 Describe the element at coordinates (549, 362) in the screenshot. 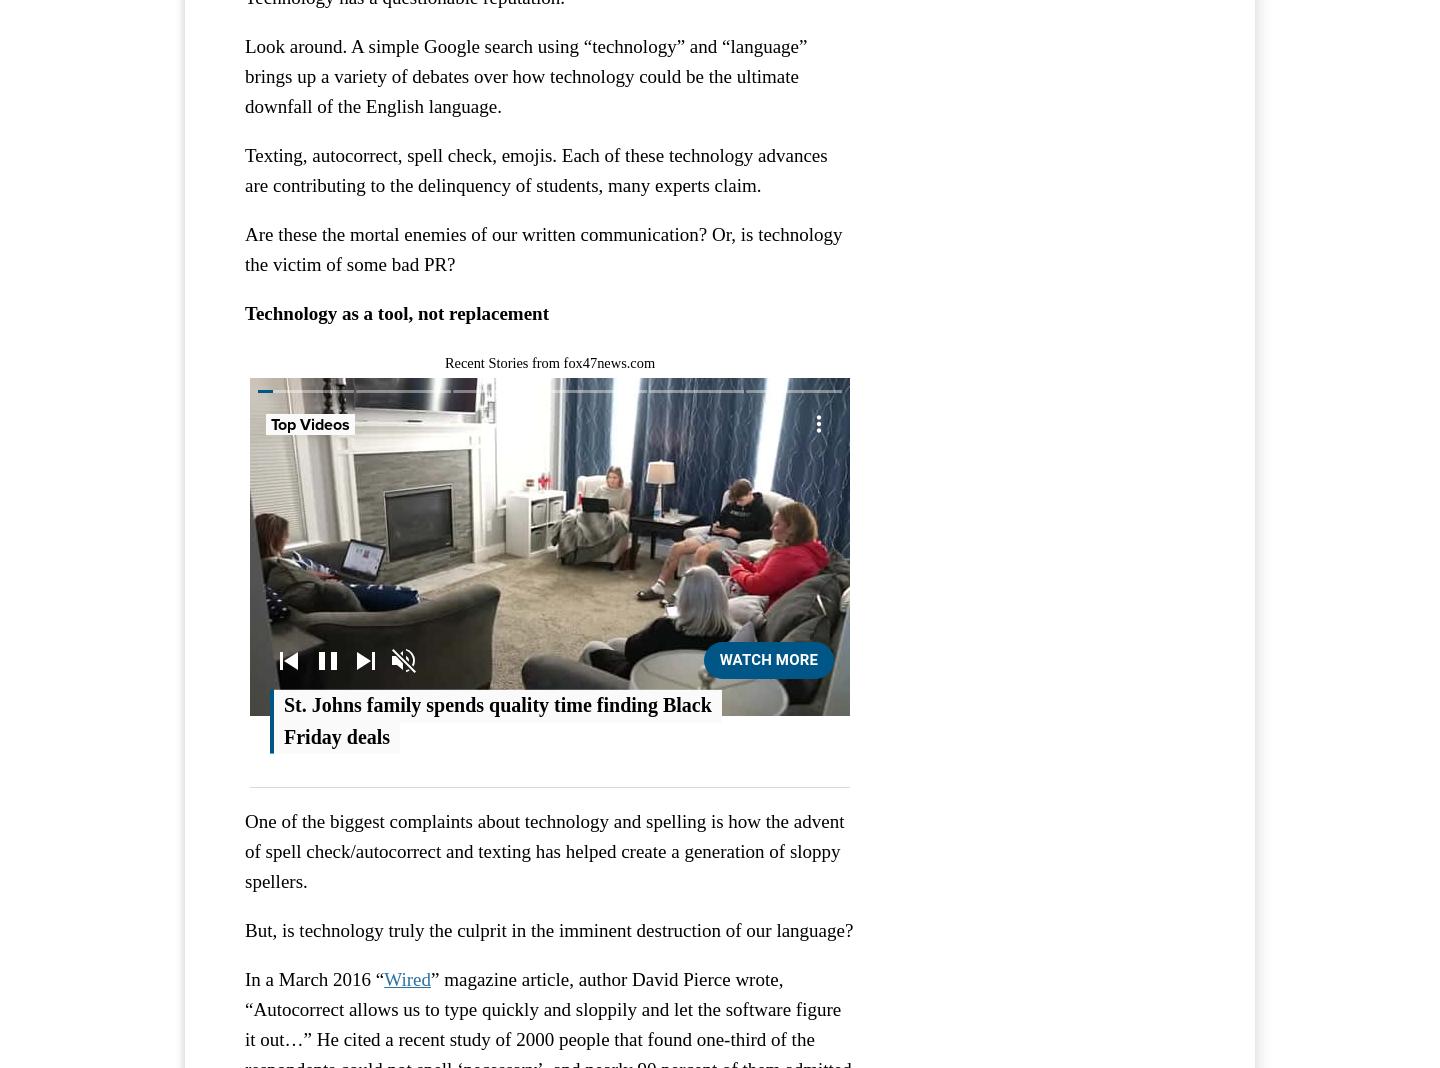

I see `'Recent Stories from fox47news.com'` at that location.